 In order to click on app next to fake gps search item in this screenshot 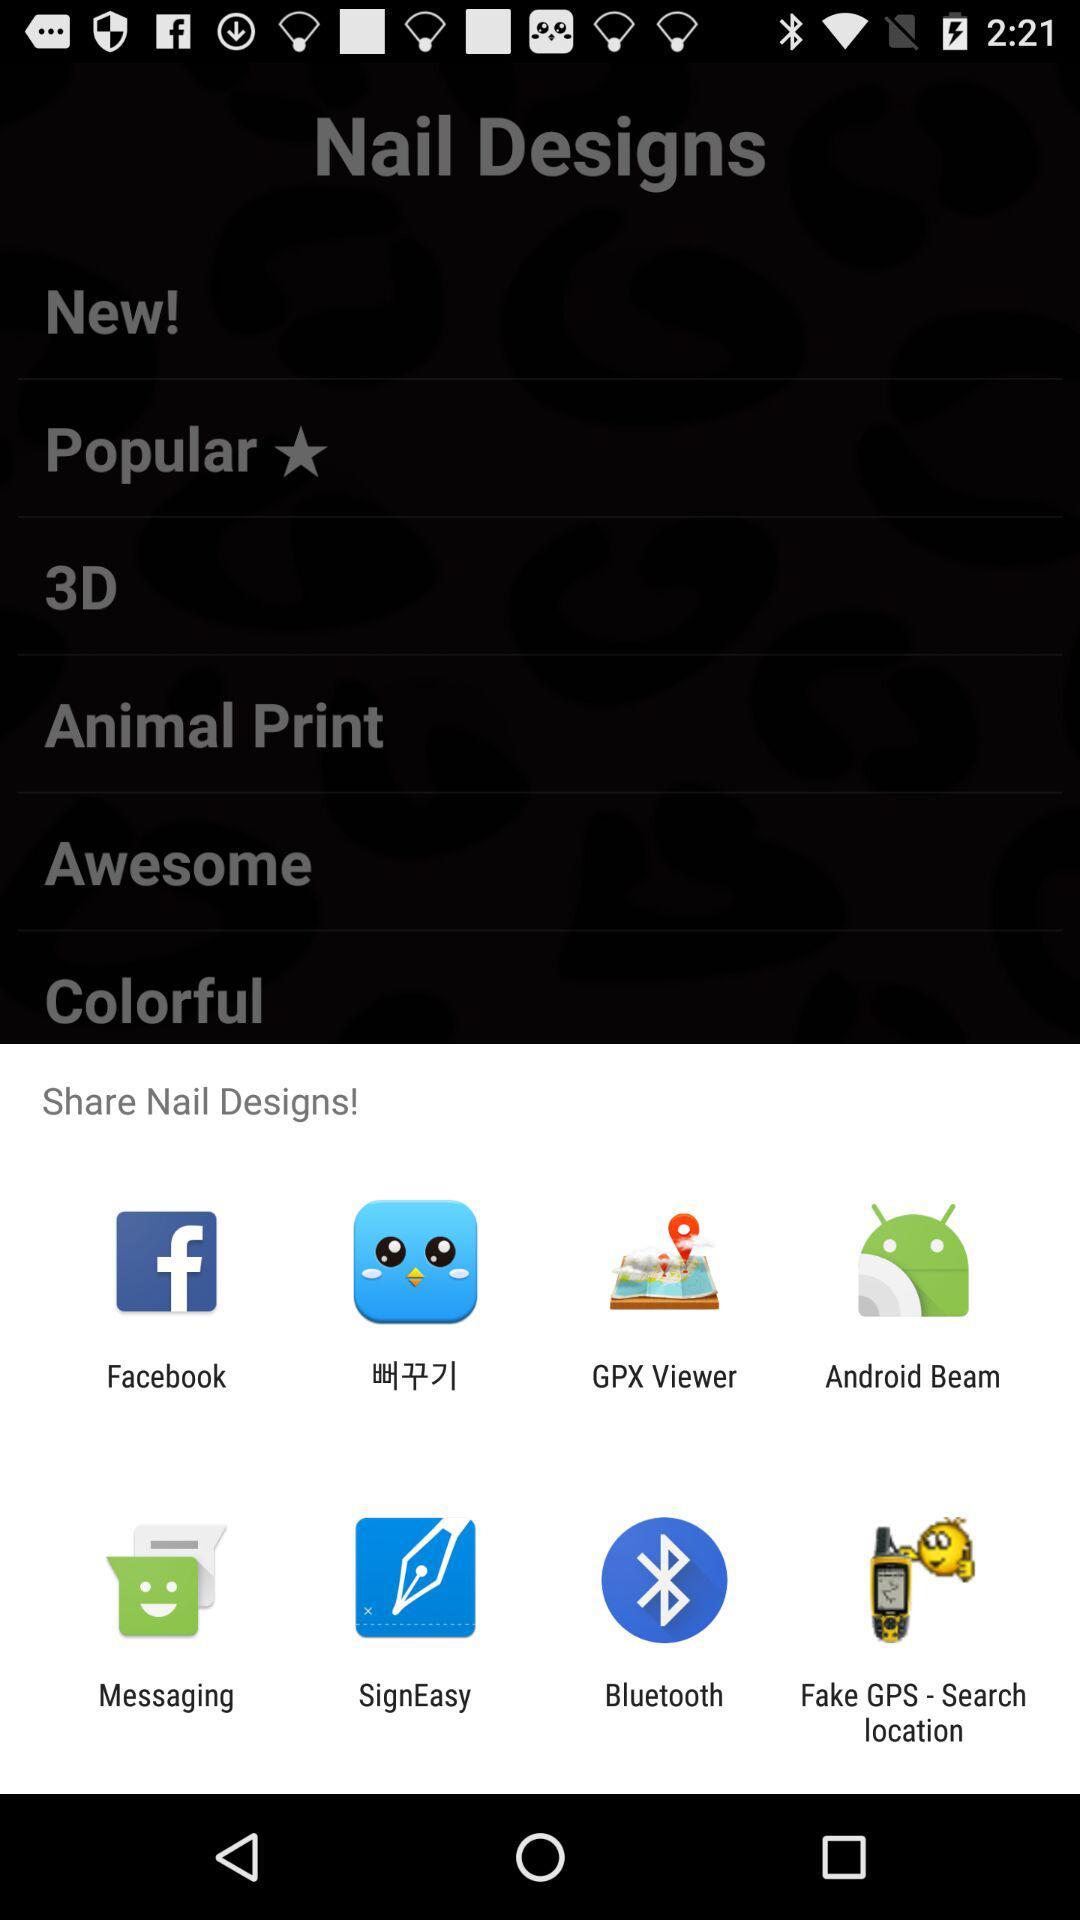, I will do `click(664, 1711)`.